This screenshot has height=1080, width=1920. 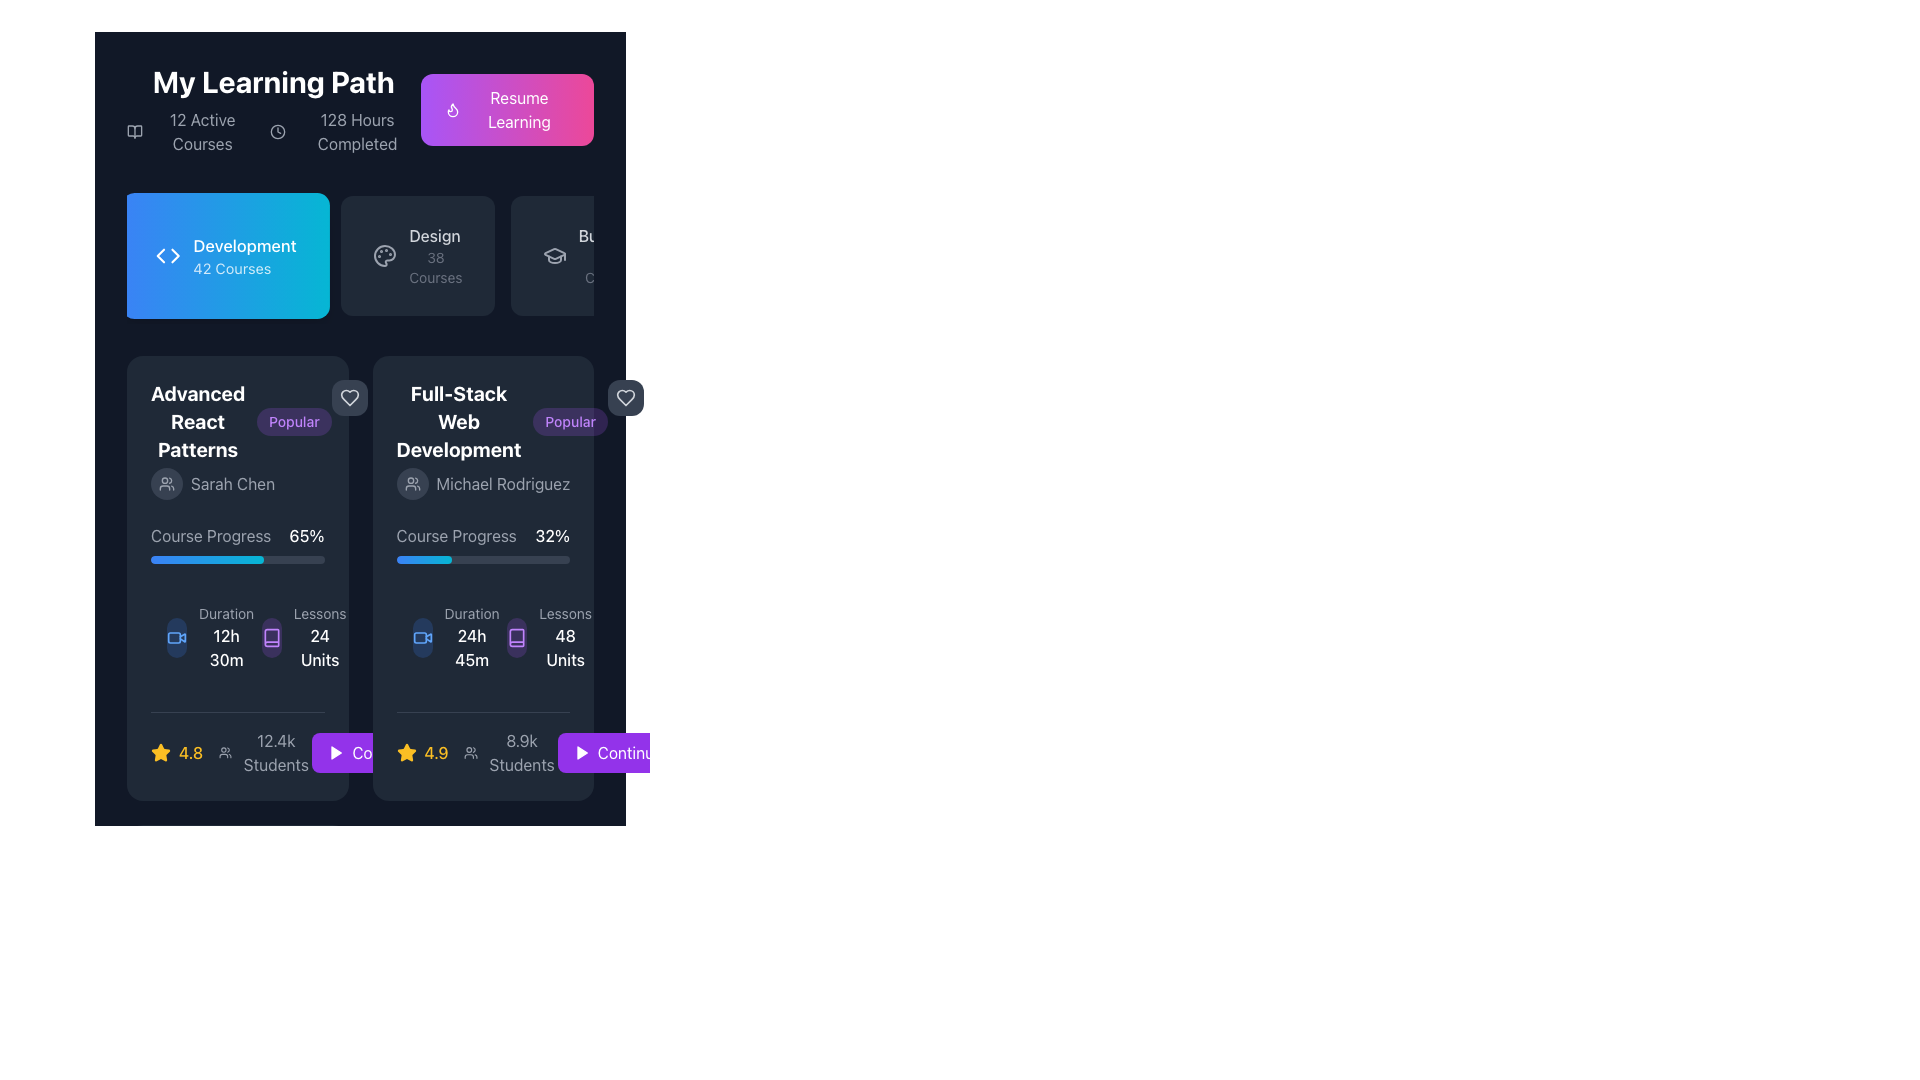 I want to click on the button located at the bottom-right of the 'Full-Stack Web Development' card using keyboard navigation to initiate or continue the user's interaction with the course, so click(x=629, y=752).